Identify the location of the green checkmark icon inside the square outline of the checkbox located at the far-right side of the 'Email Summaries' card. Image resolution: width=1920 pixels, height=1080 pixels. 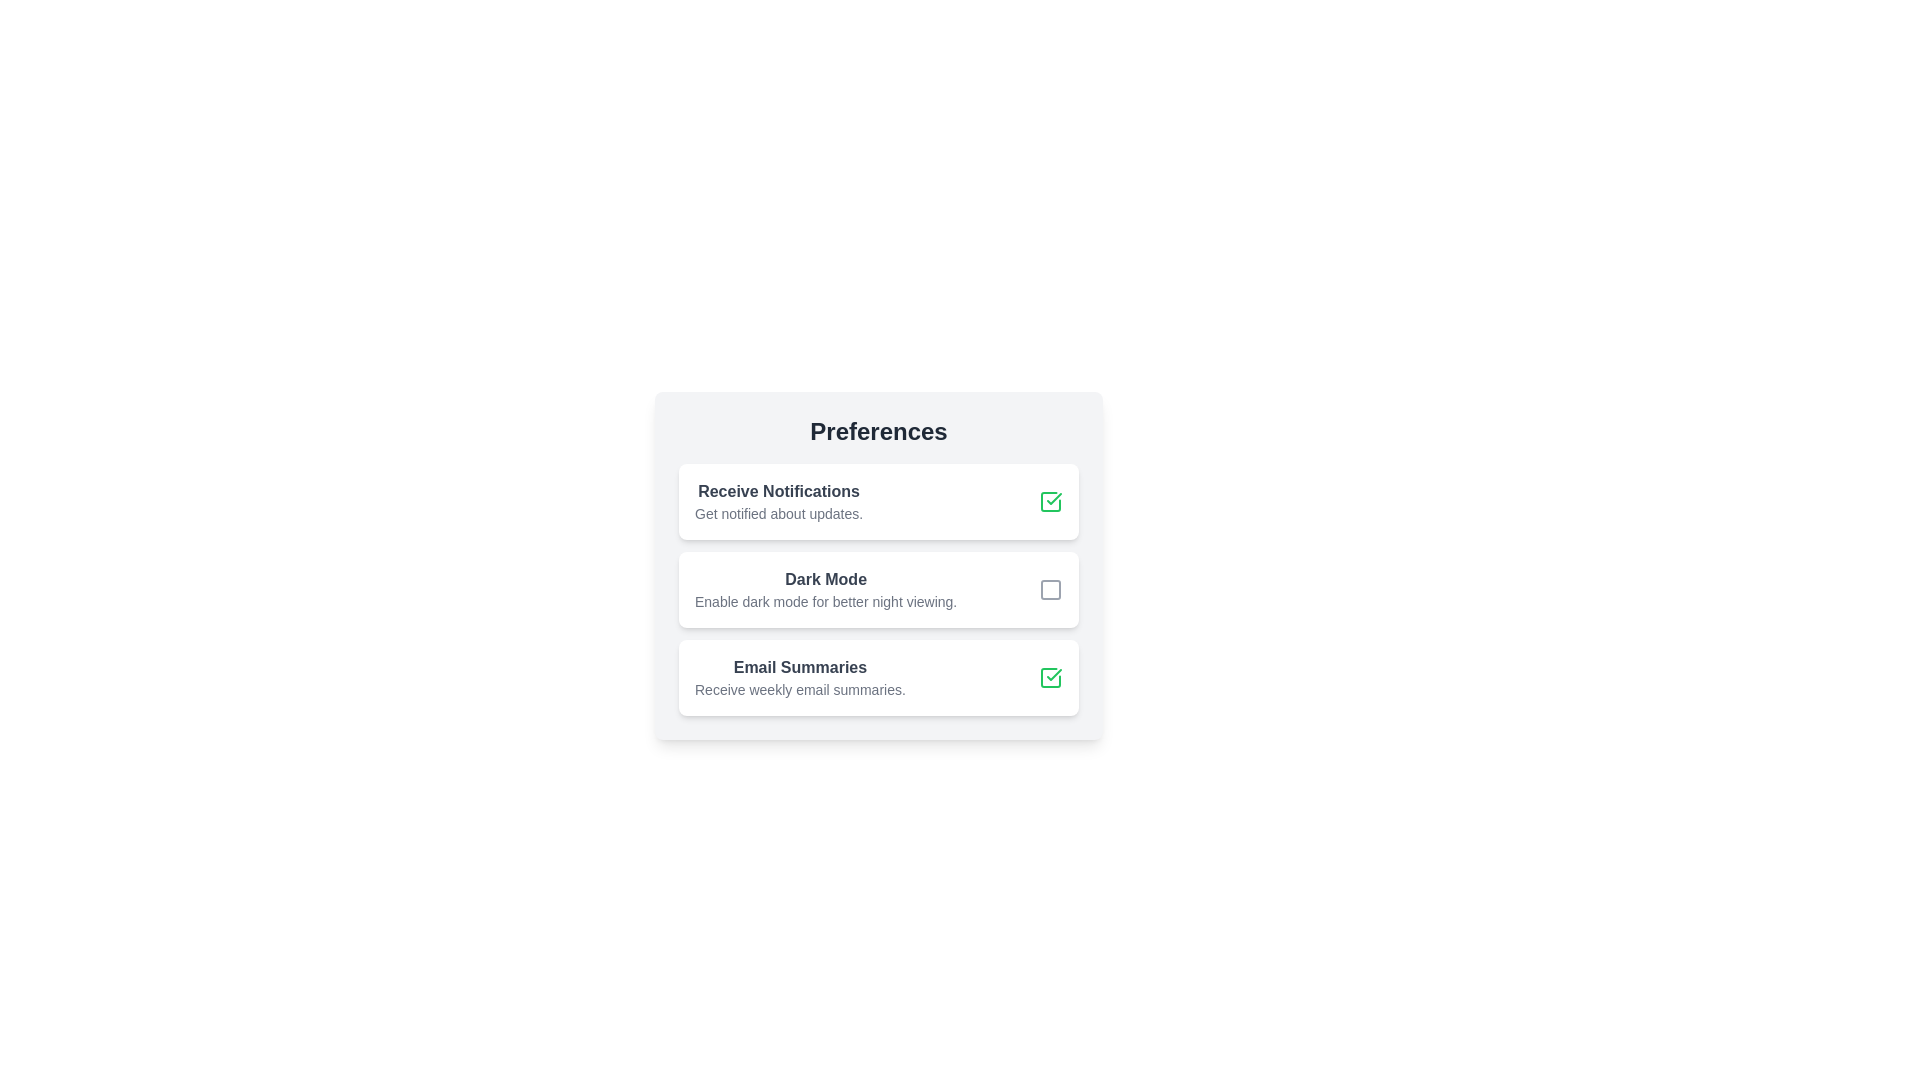
(1050, 677).